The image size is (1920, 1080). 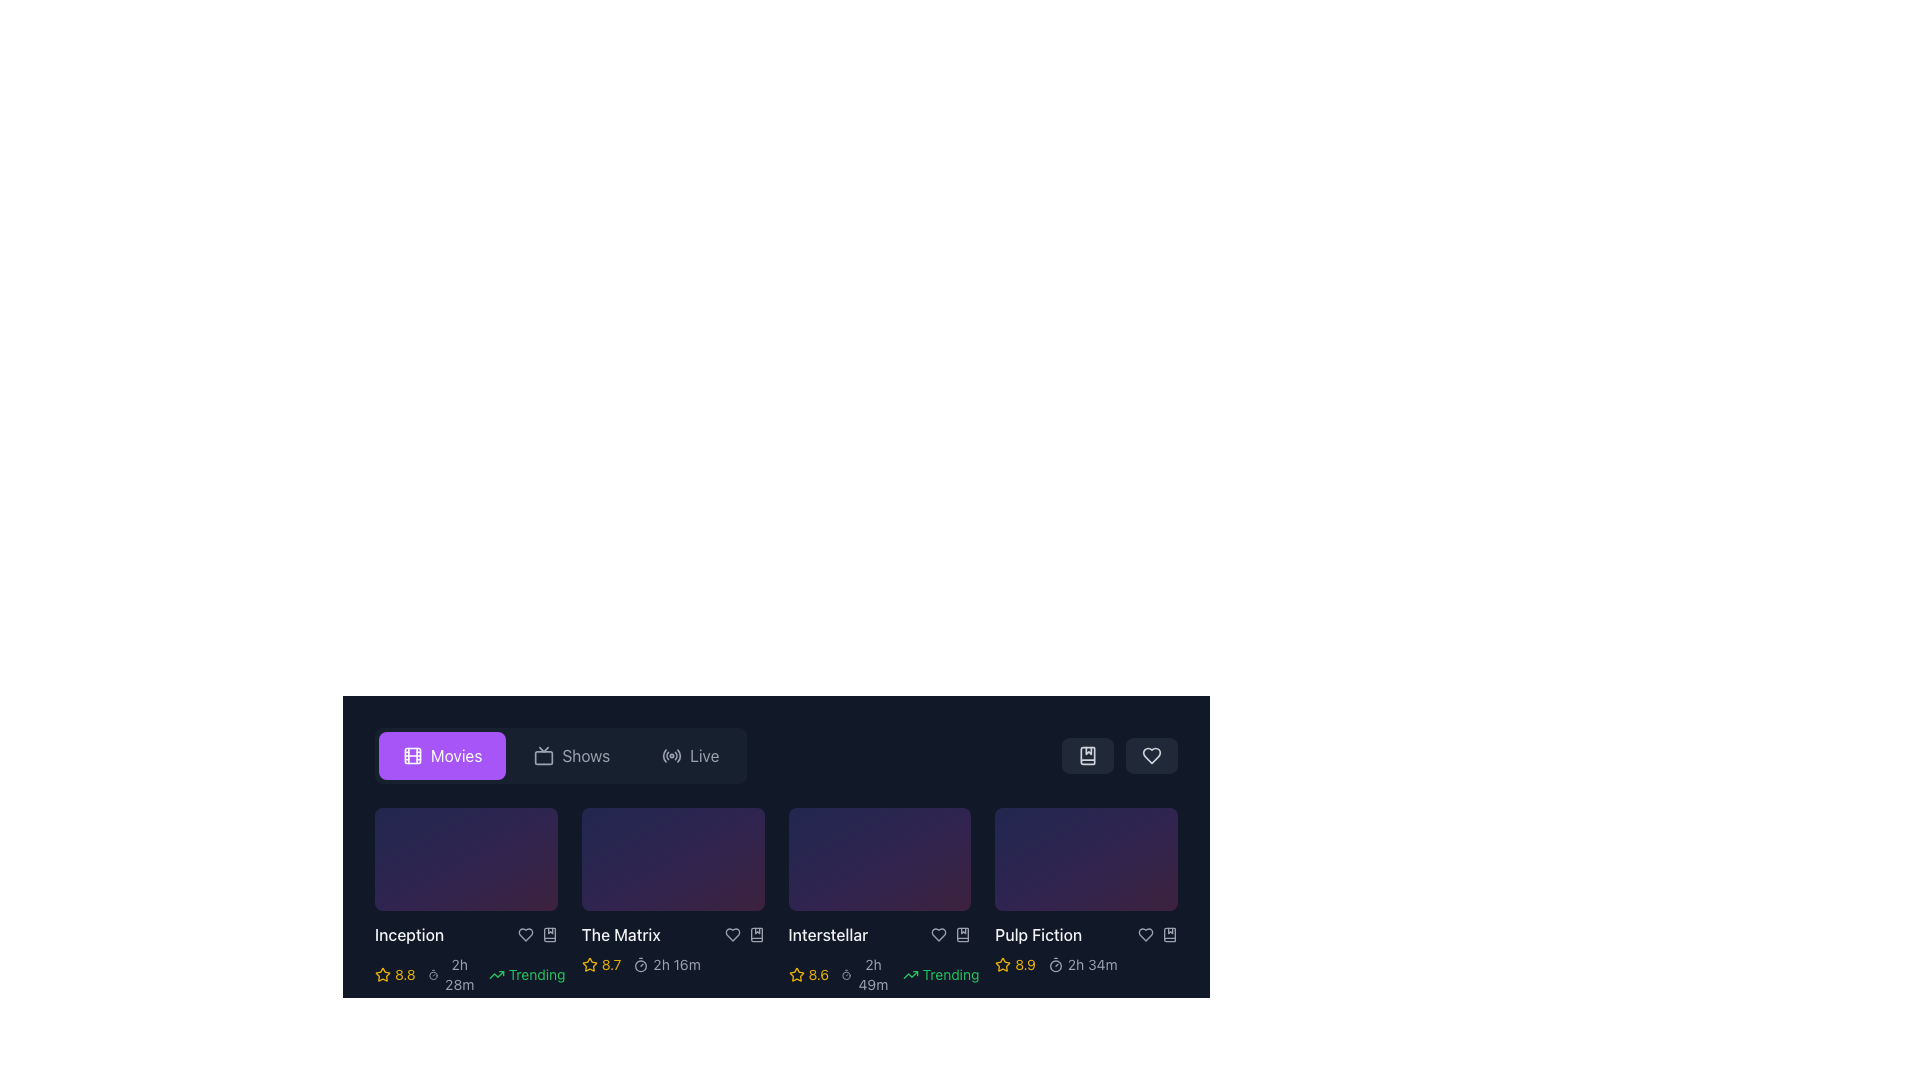 What do you see at coordinates (1054, 963) in the screenshot?
I see `the timer icon next to the text '2h 34m' in the bottom-right corner of the movie card labeled 'Pulp Fiction'` at bounding box center [1054, 963].